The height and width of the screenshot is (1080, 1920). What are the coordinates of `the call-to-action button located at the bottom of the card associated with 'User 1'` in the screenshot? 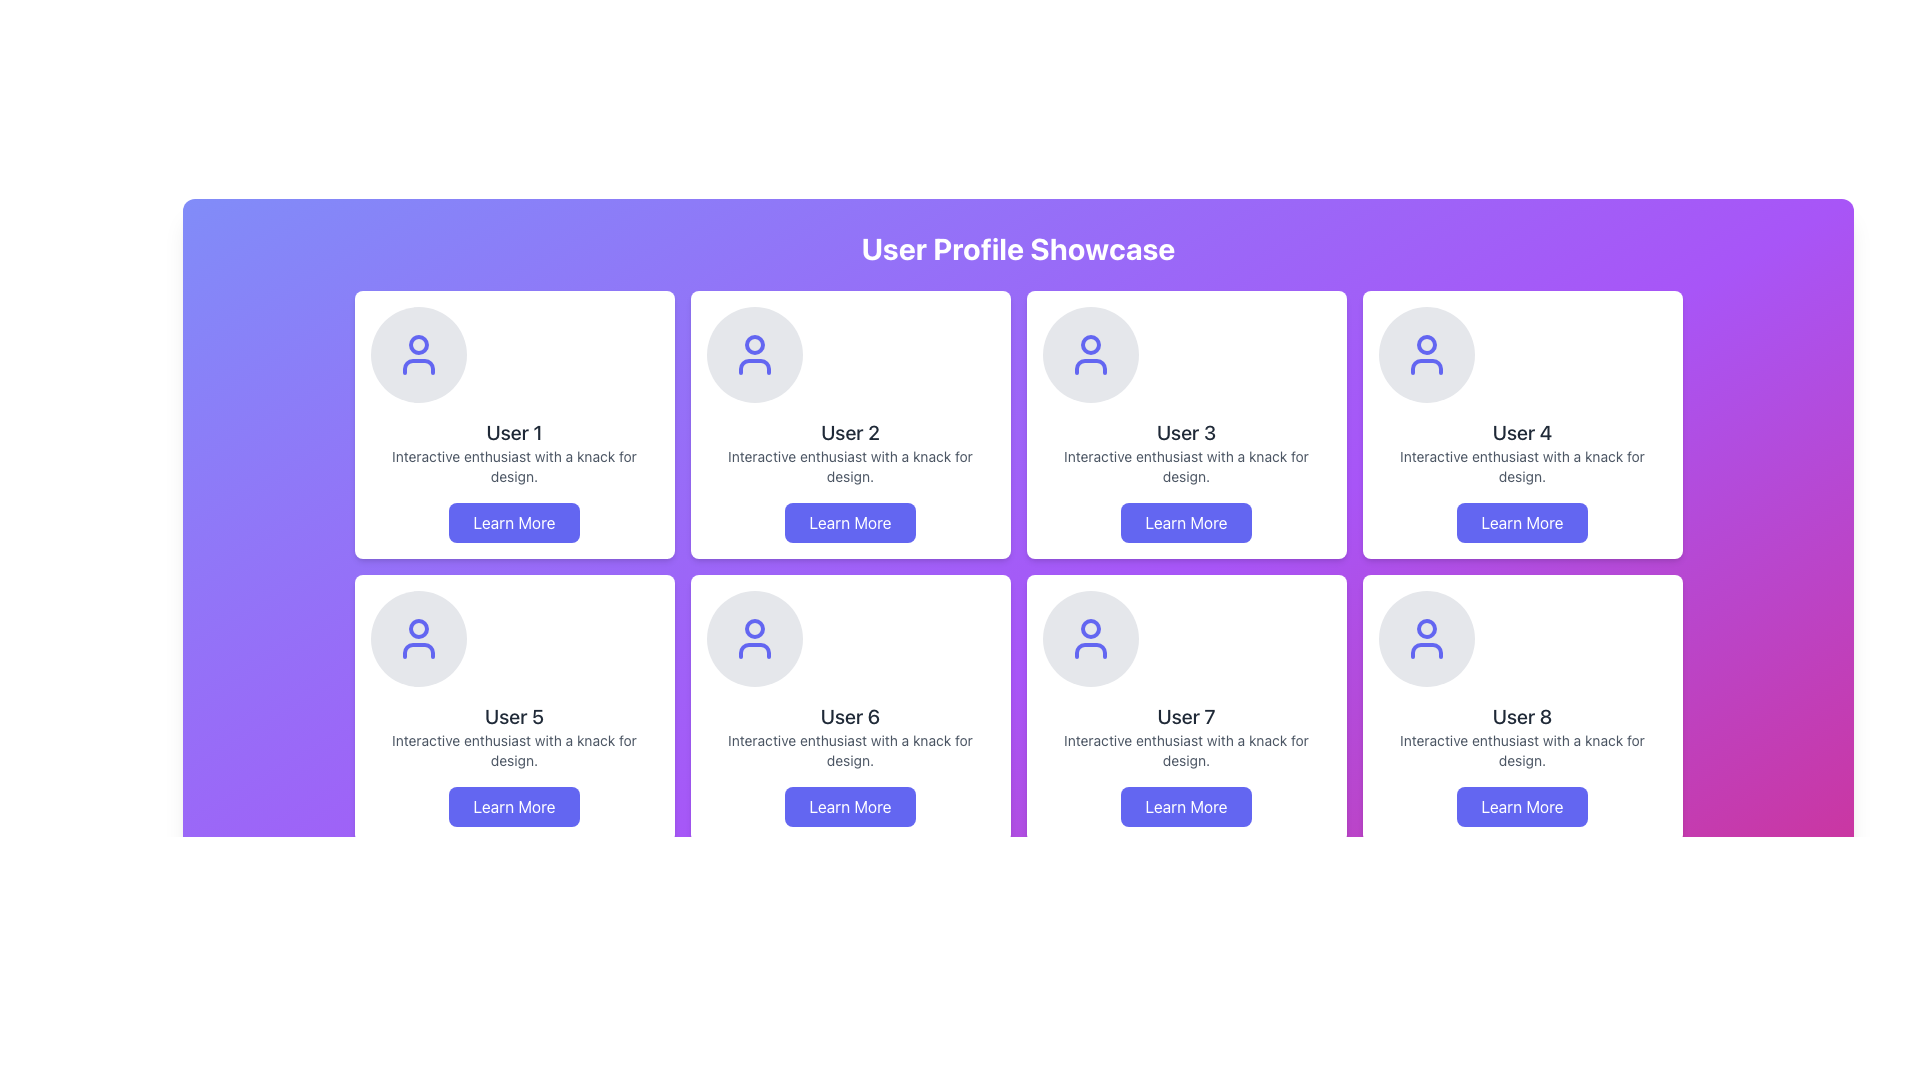 It's located at (514, 522).